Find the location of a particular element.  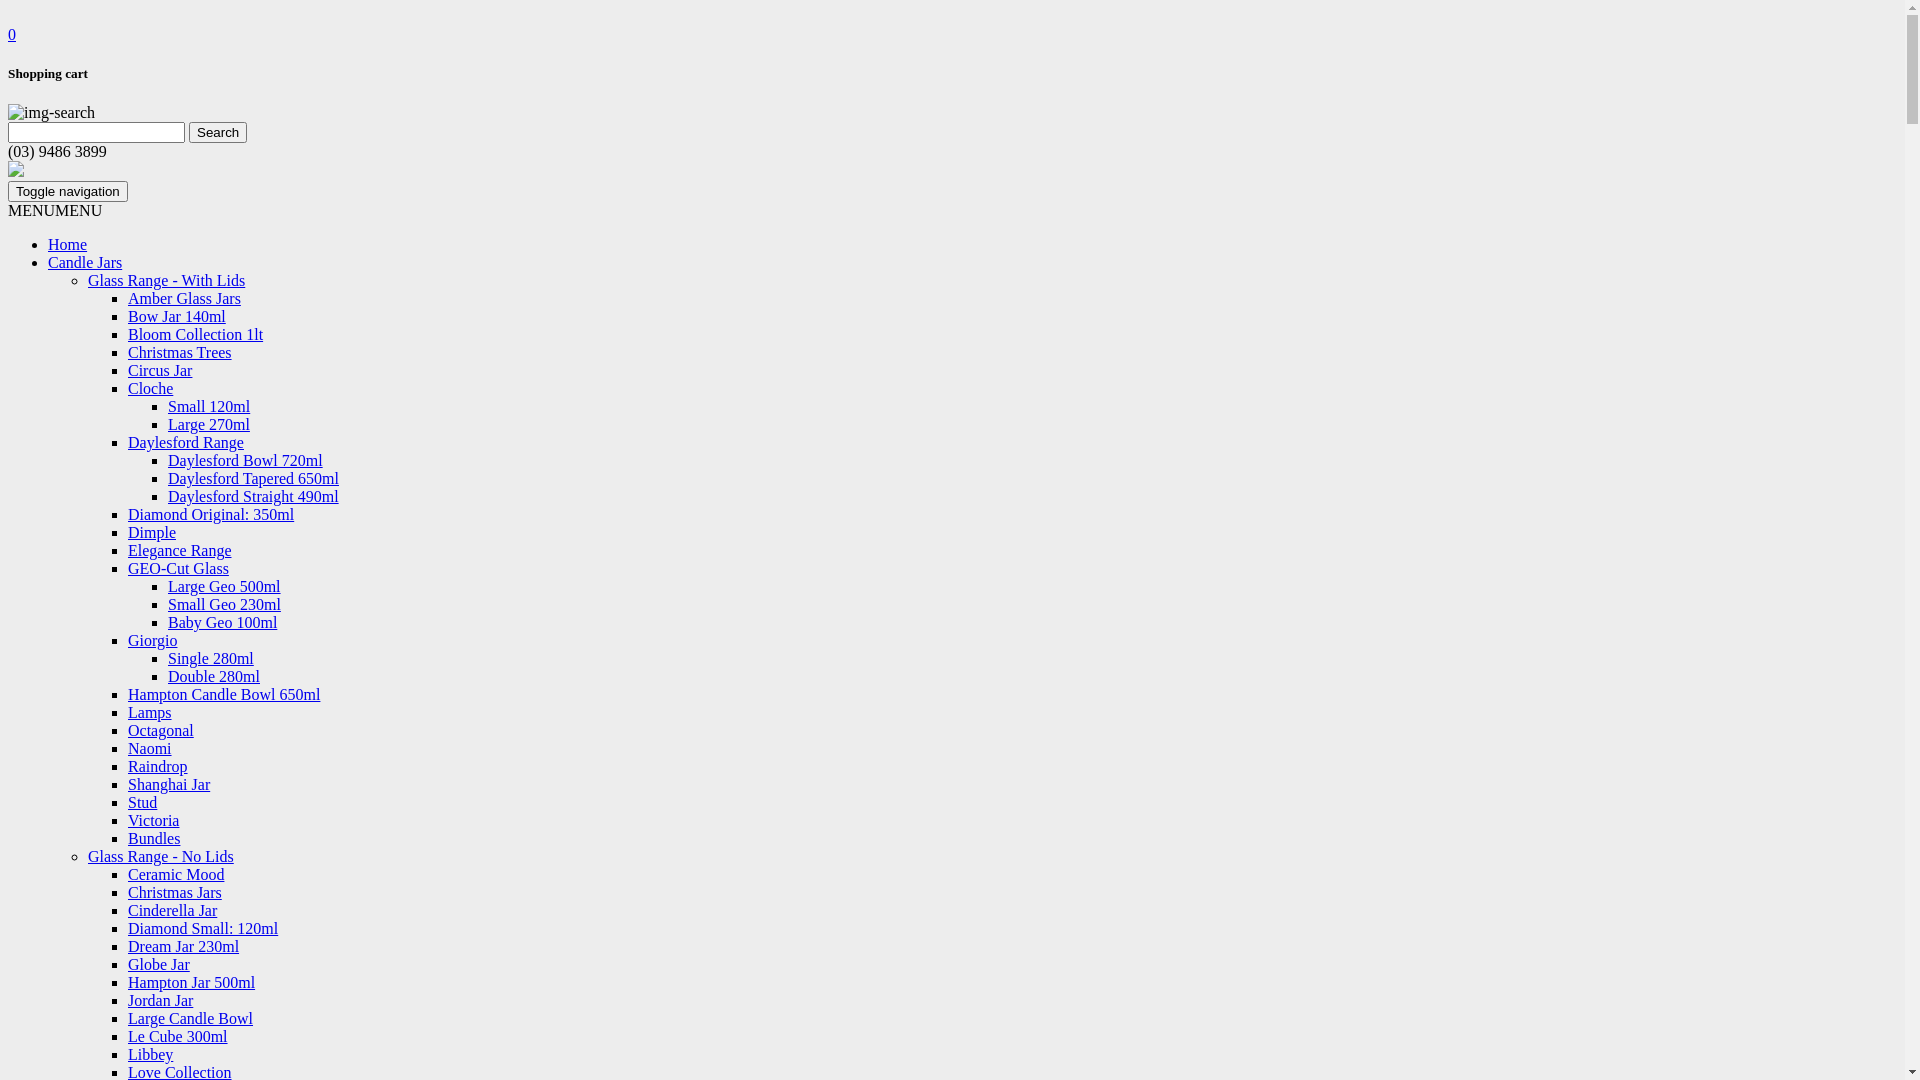

'Giorgio' is located at coordinates (151, 640).